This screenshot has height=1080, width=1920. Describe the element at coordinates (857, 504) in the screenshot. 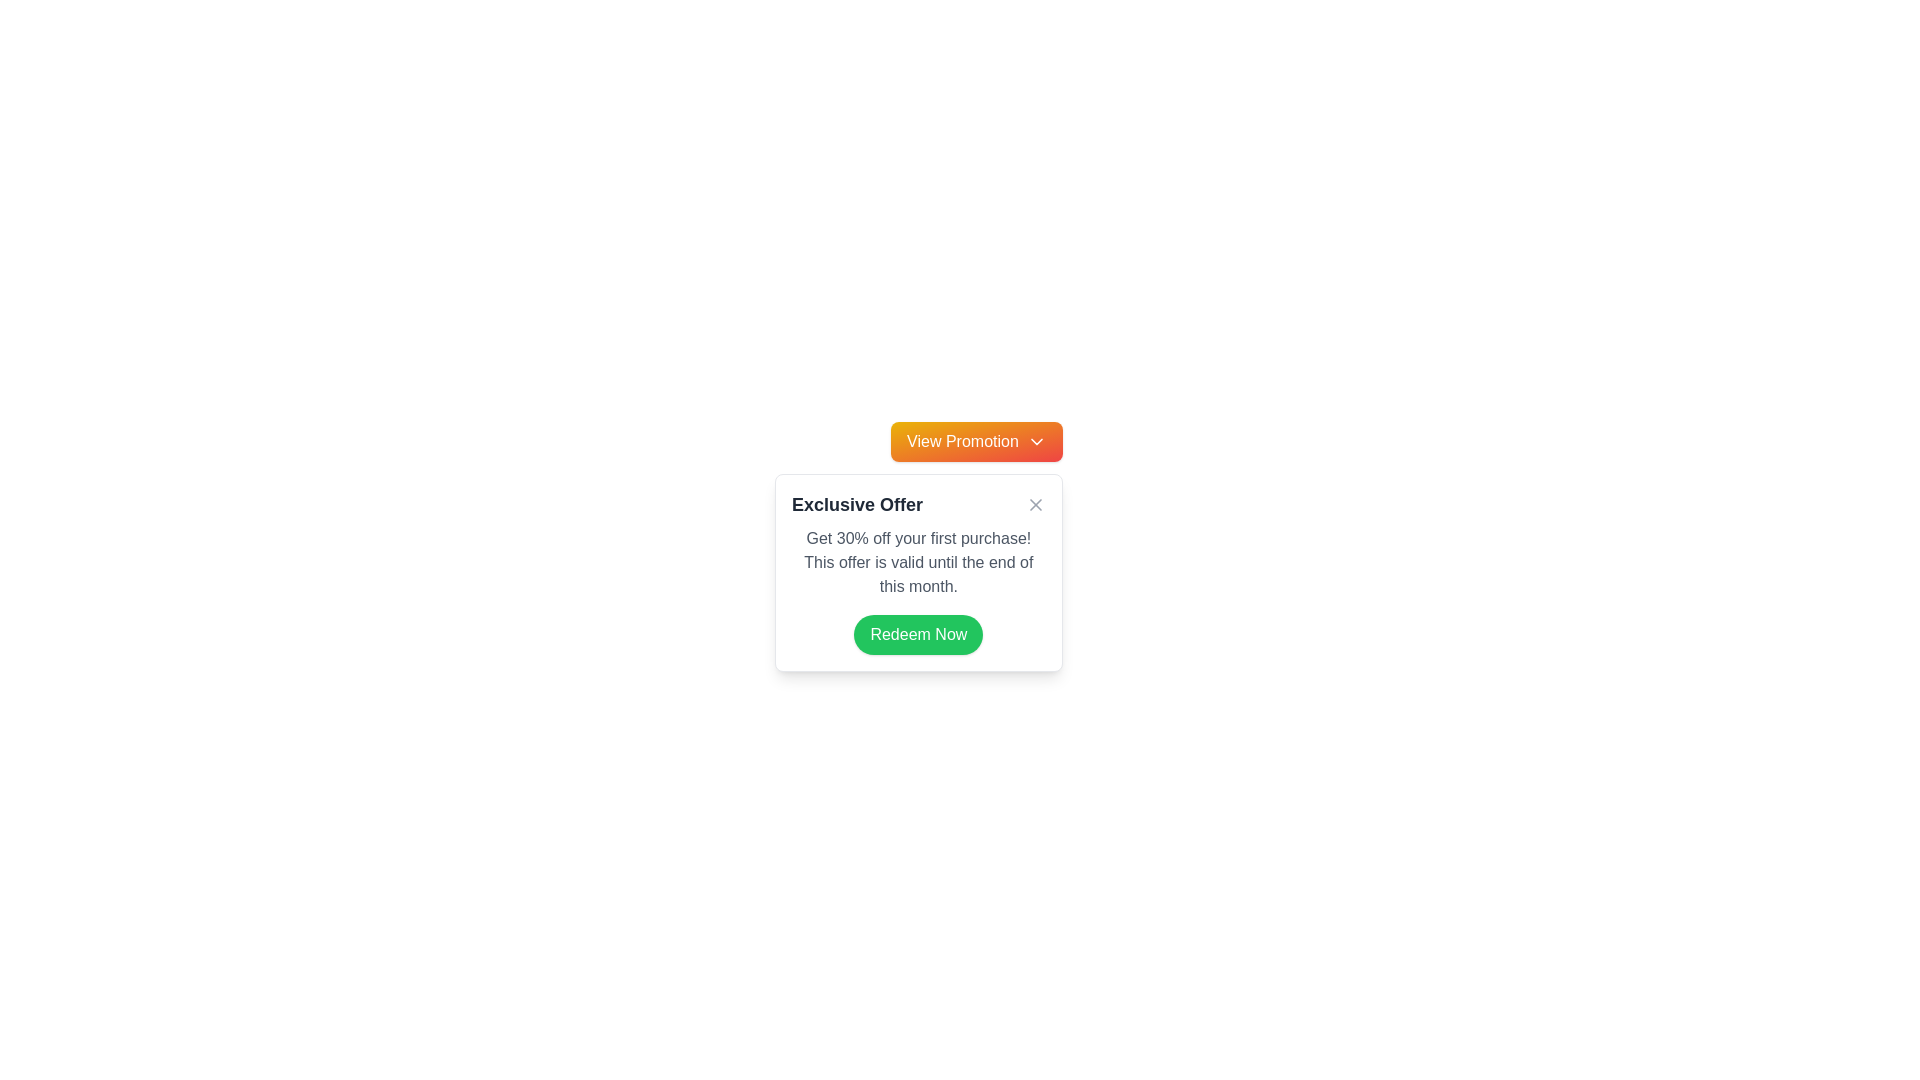

I see `text content of the bold, large-sized text label displaying 'Exclusive Offer' located in the top-left corner of the pop-up interface` at that location.